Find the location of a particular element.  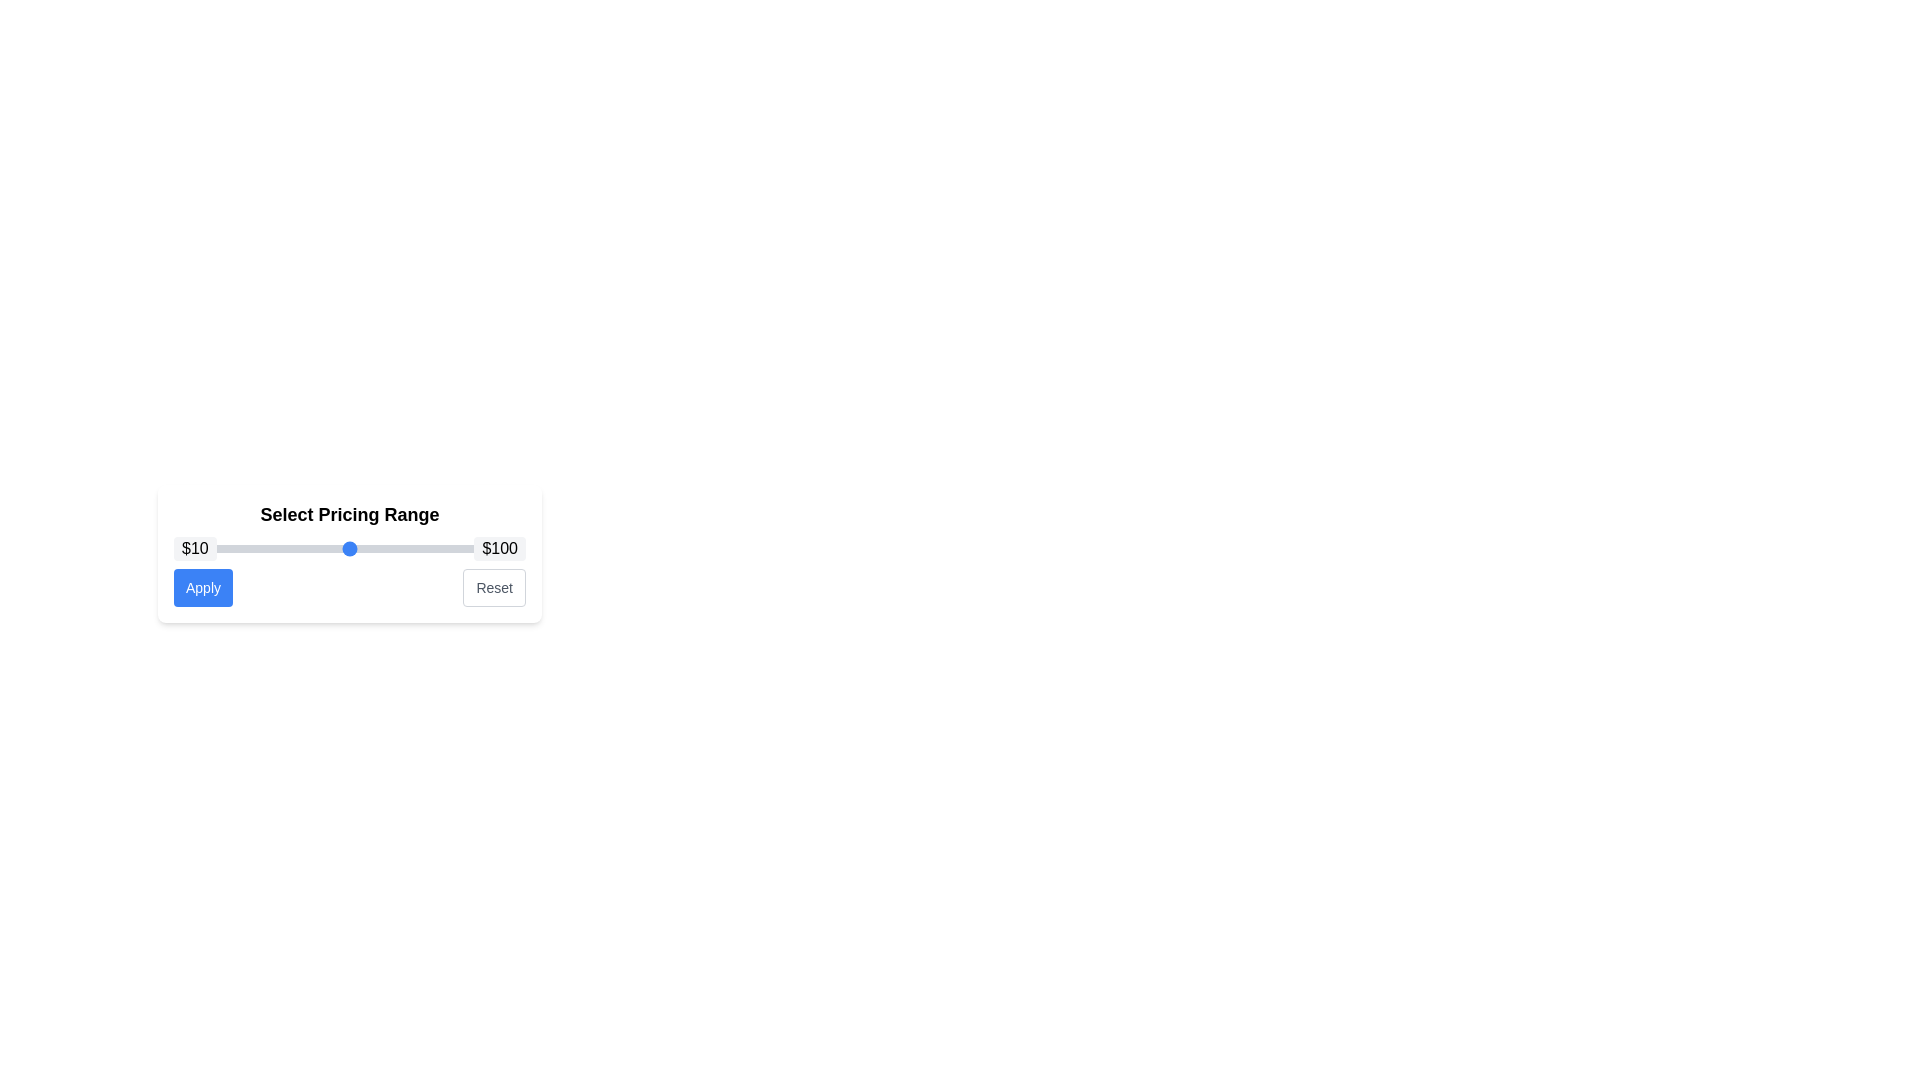

price slider is located at coordinates (263, 548).